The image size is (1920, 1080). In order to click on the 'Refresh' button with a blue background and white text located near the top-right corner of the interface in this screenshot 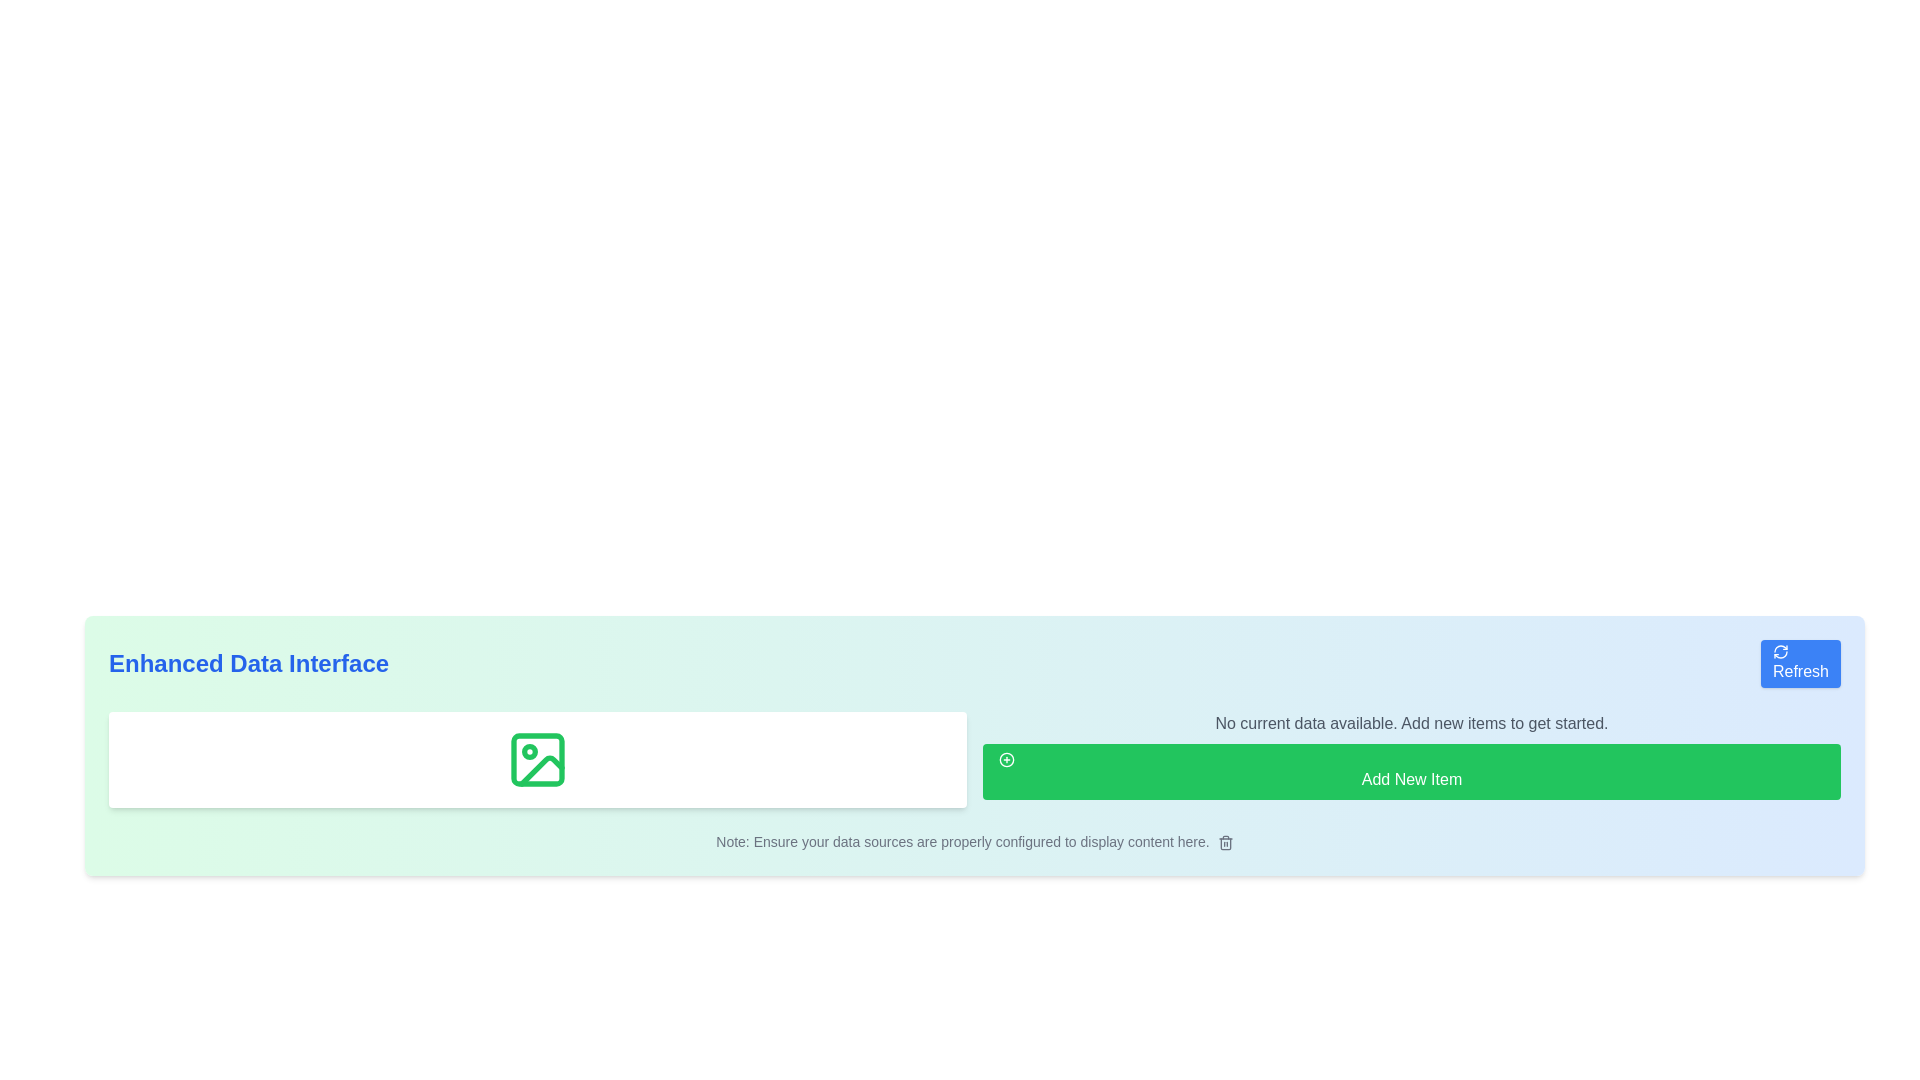, I will do `click(1800, 663)`.